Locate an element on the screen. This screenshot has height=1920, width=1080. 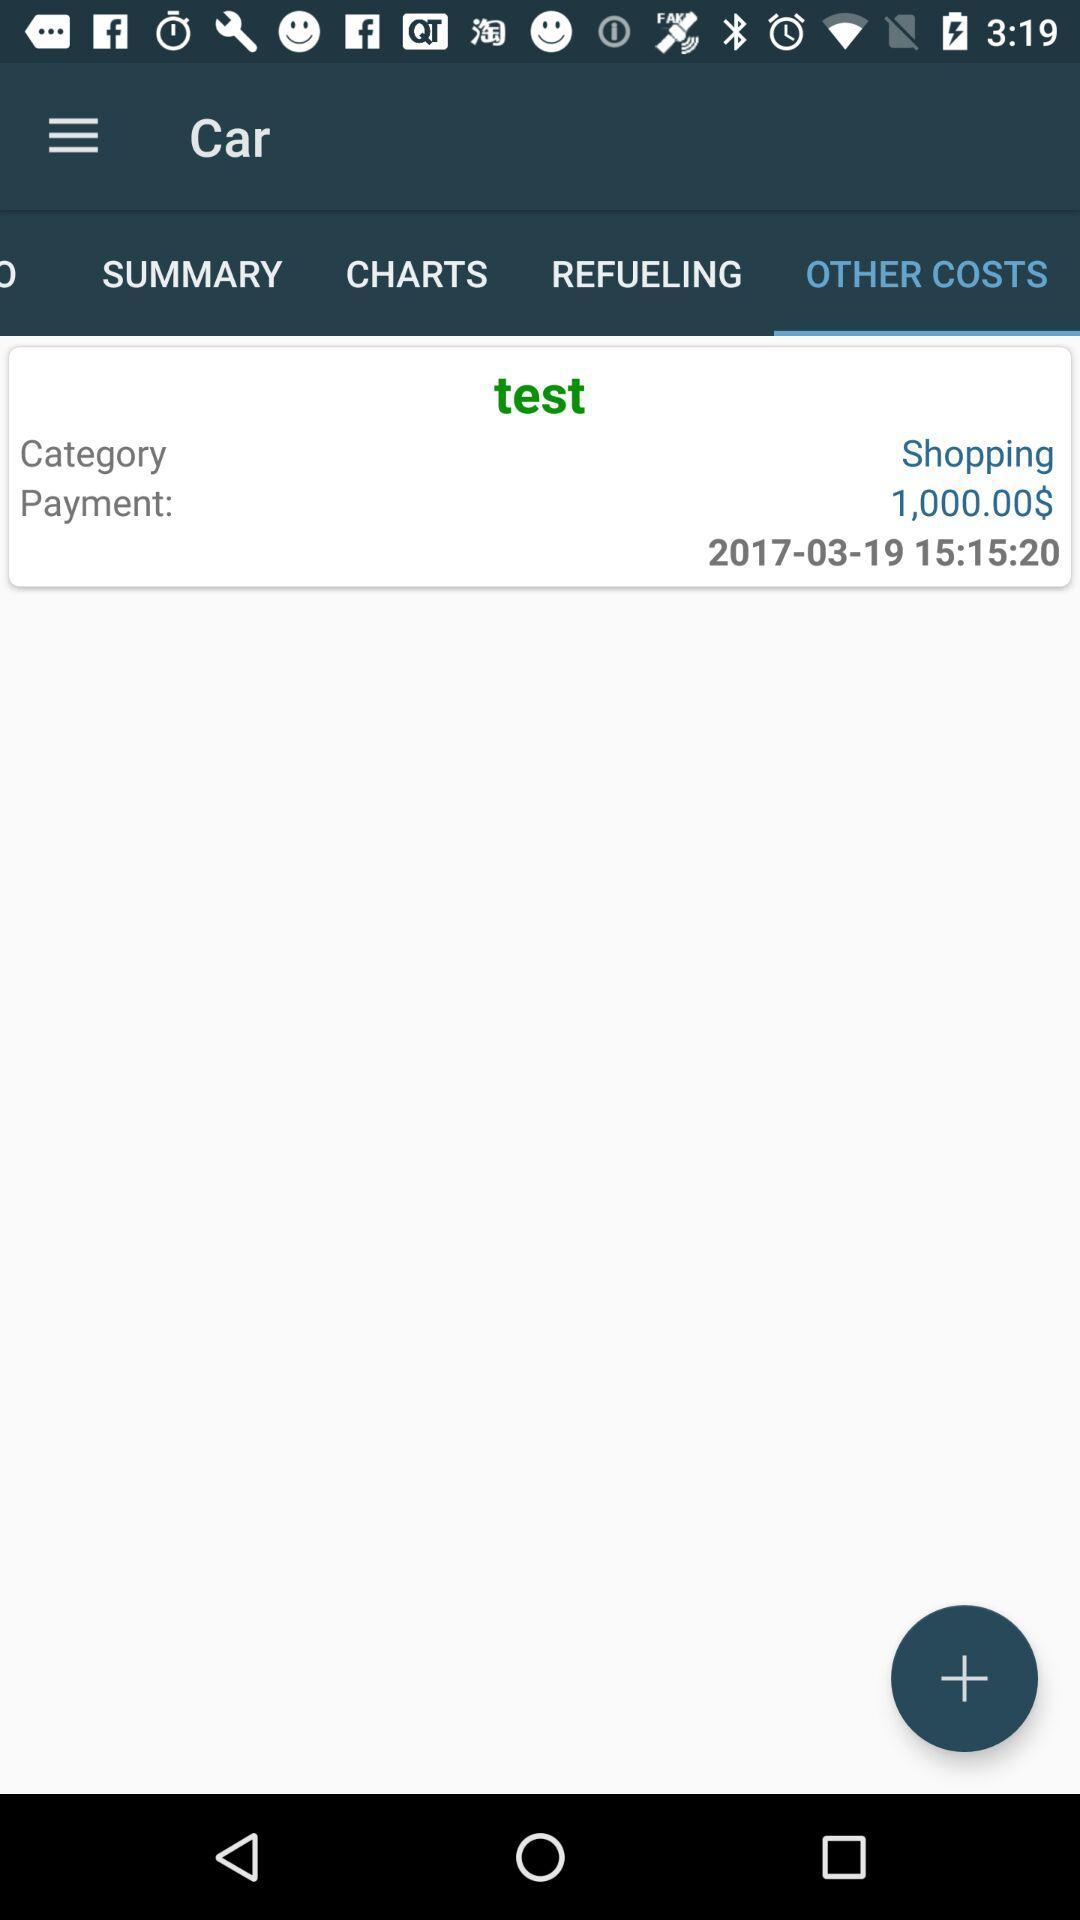
the icon next to the shopping is located at coordinates (275, 501).